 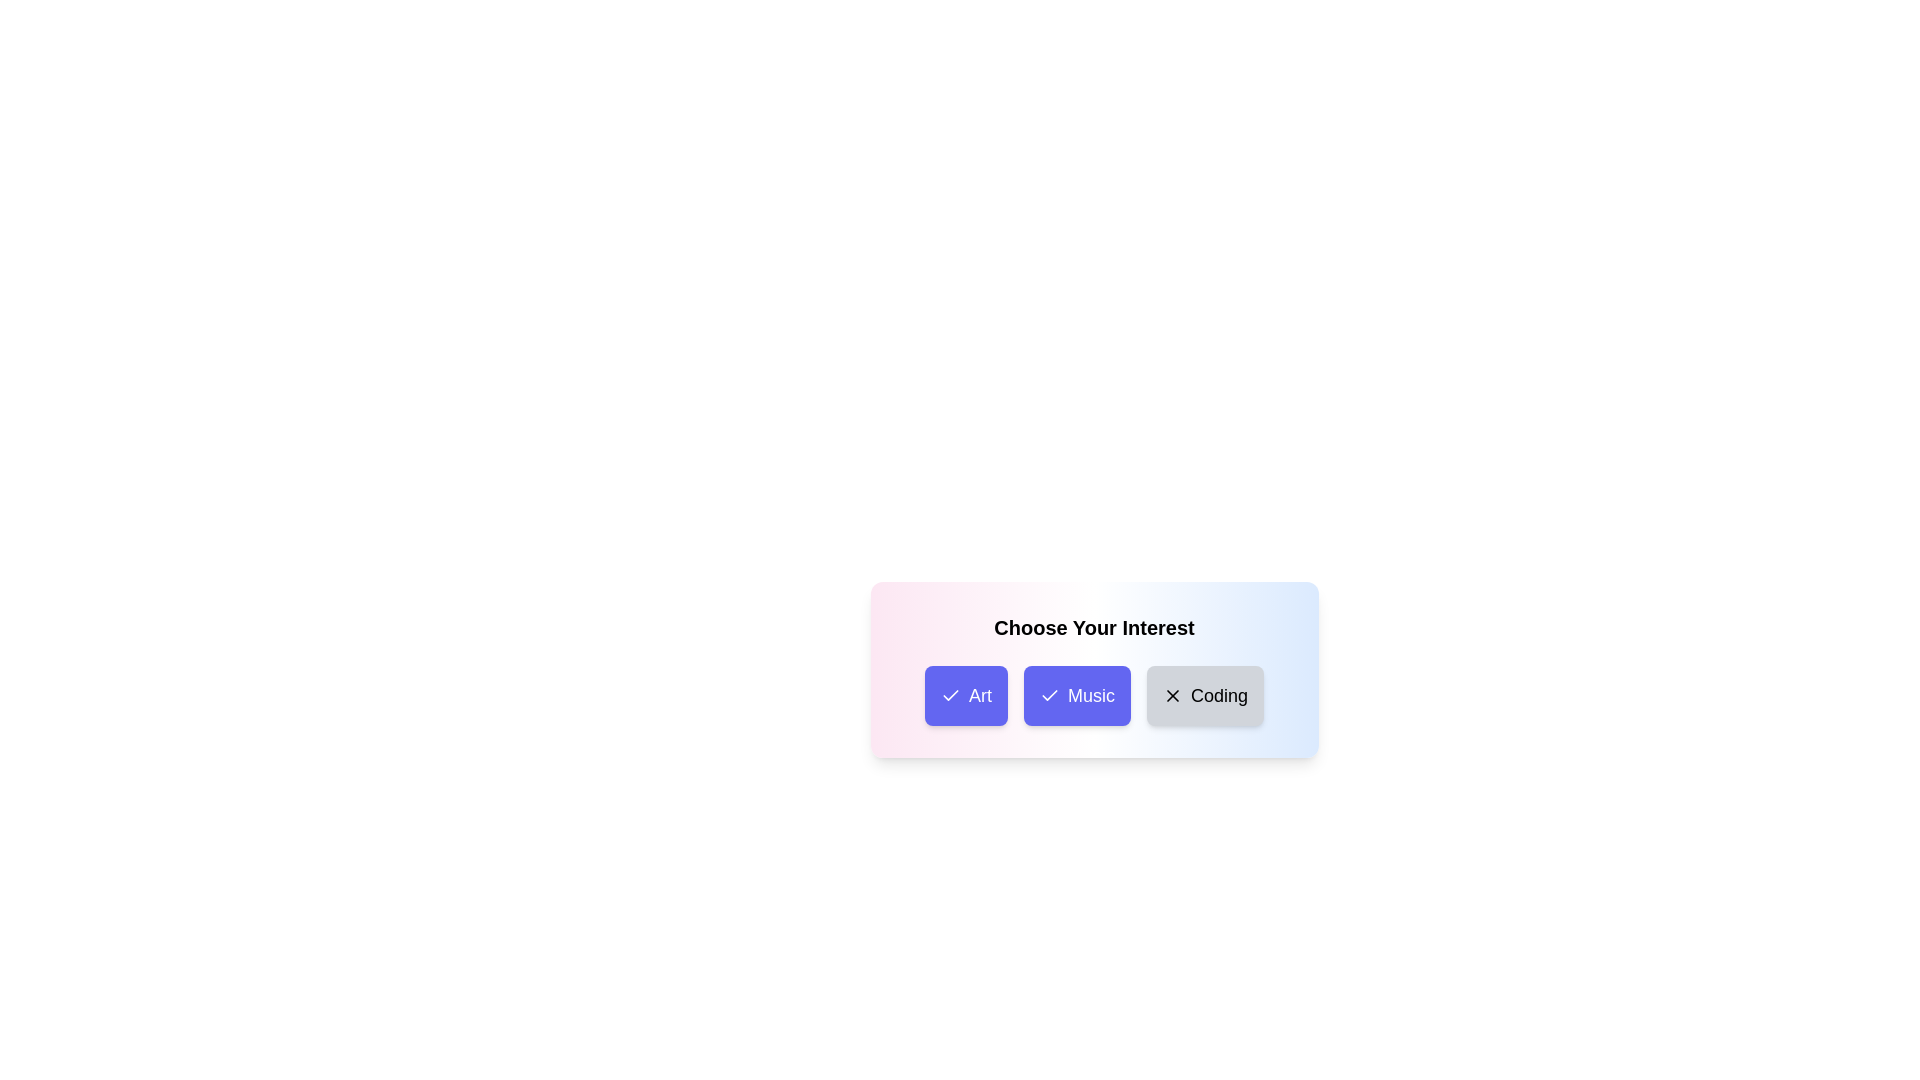 What do you see at coordinates (1203, 694) in the screenshot?
I see `the category button labeled Coding to observe the hover effect` at bounding box center [1203, 694].